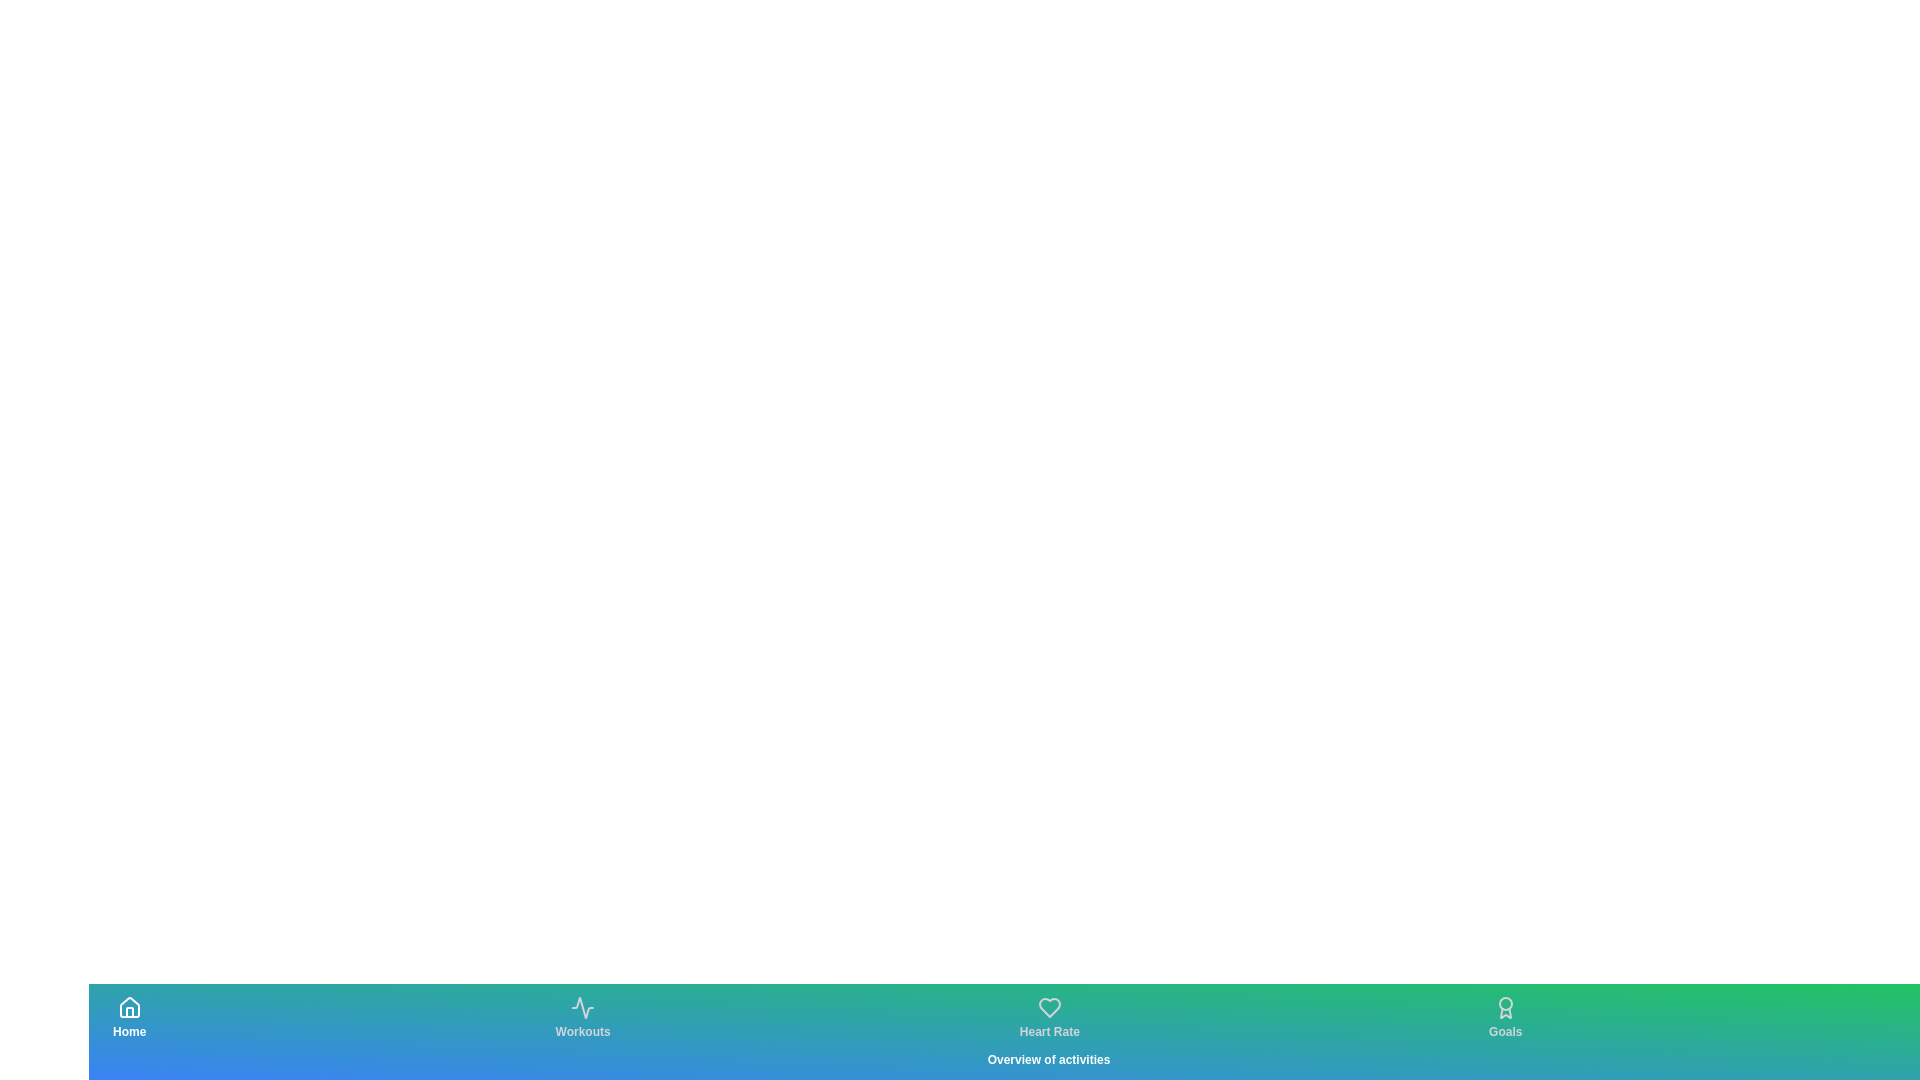 Image resolution: width=1920 pixels, height=1080 pixels. I want to click on the Heart Rate tab to switch to its section, so click(1048, 1018).